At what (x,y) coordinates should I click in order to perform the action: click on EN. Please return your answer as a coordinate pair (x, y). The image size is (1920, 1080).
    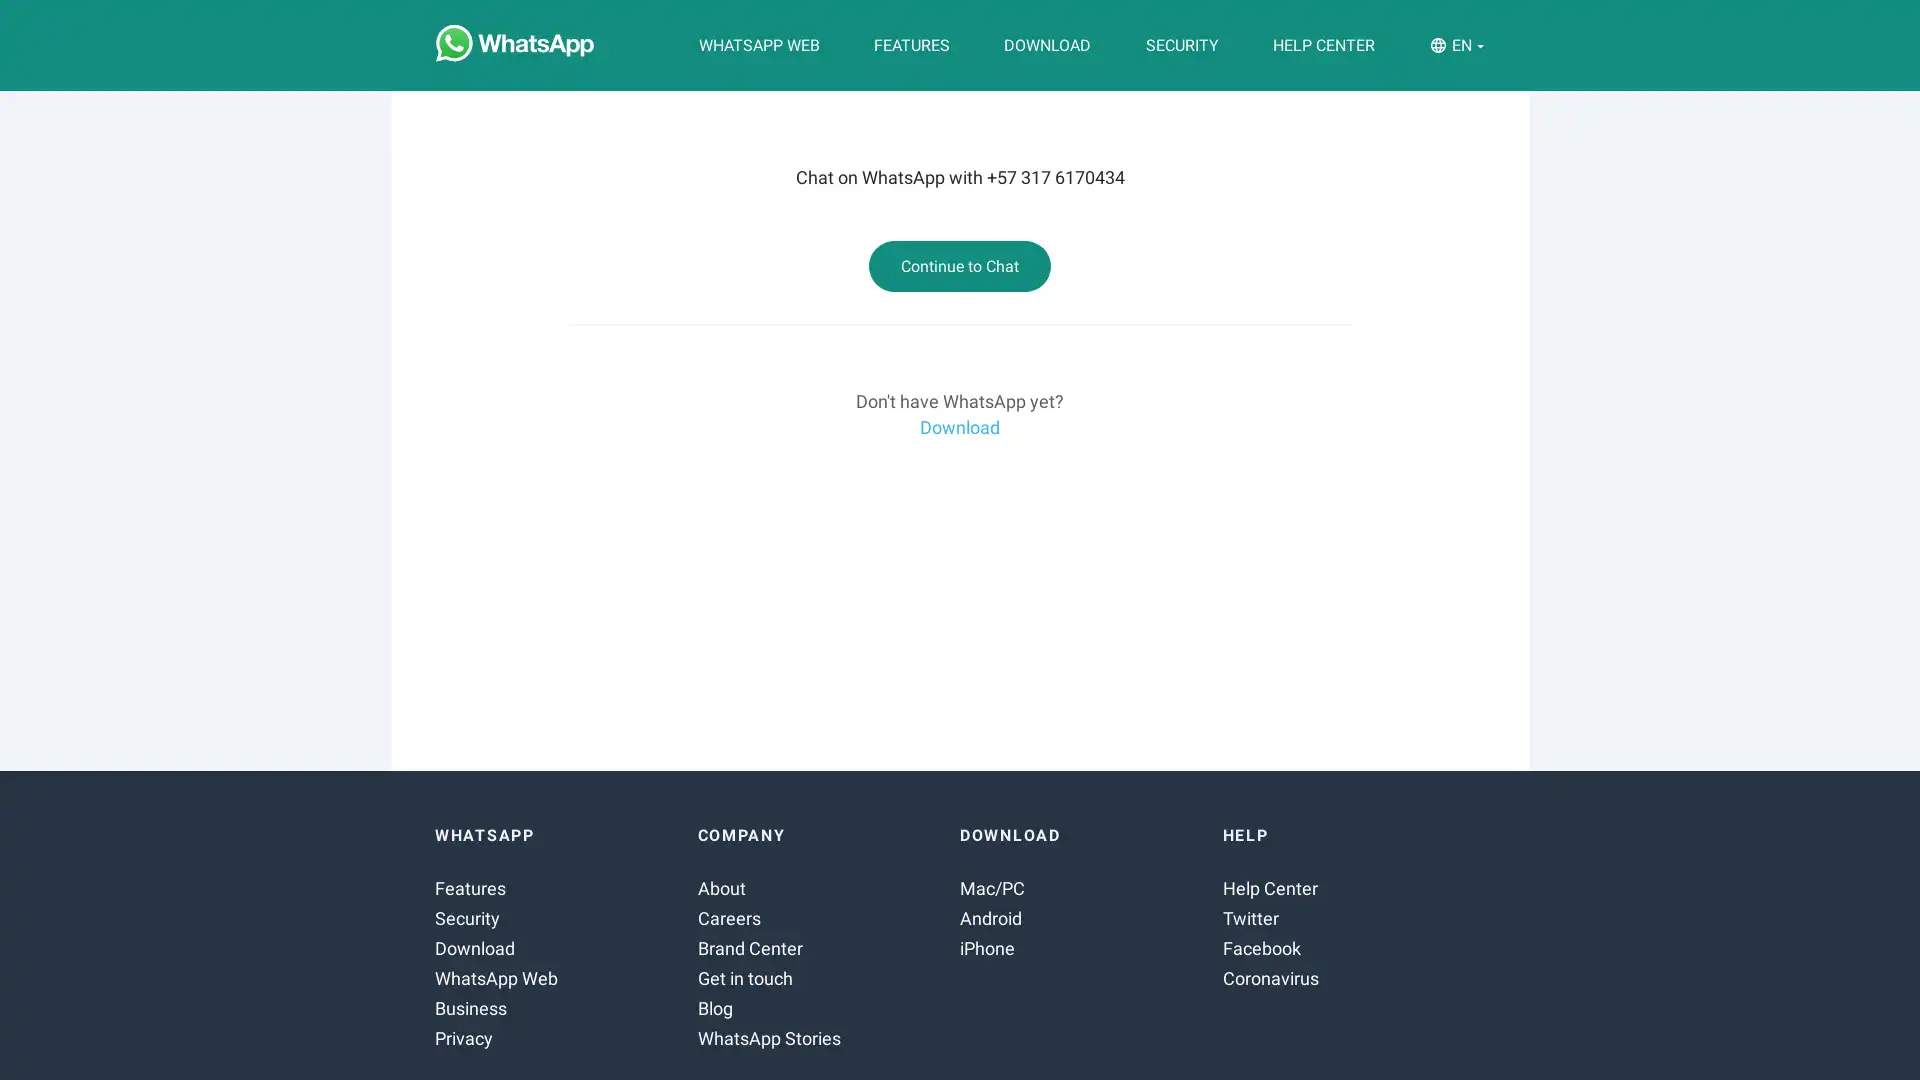
    Looking at the image, I should click on (1457, 45).